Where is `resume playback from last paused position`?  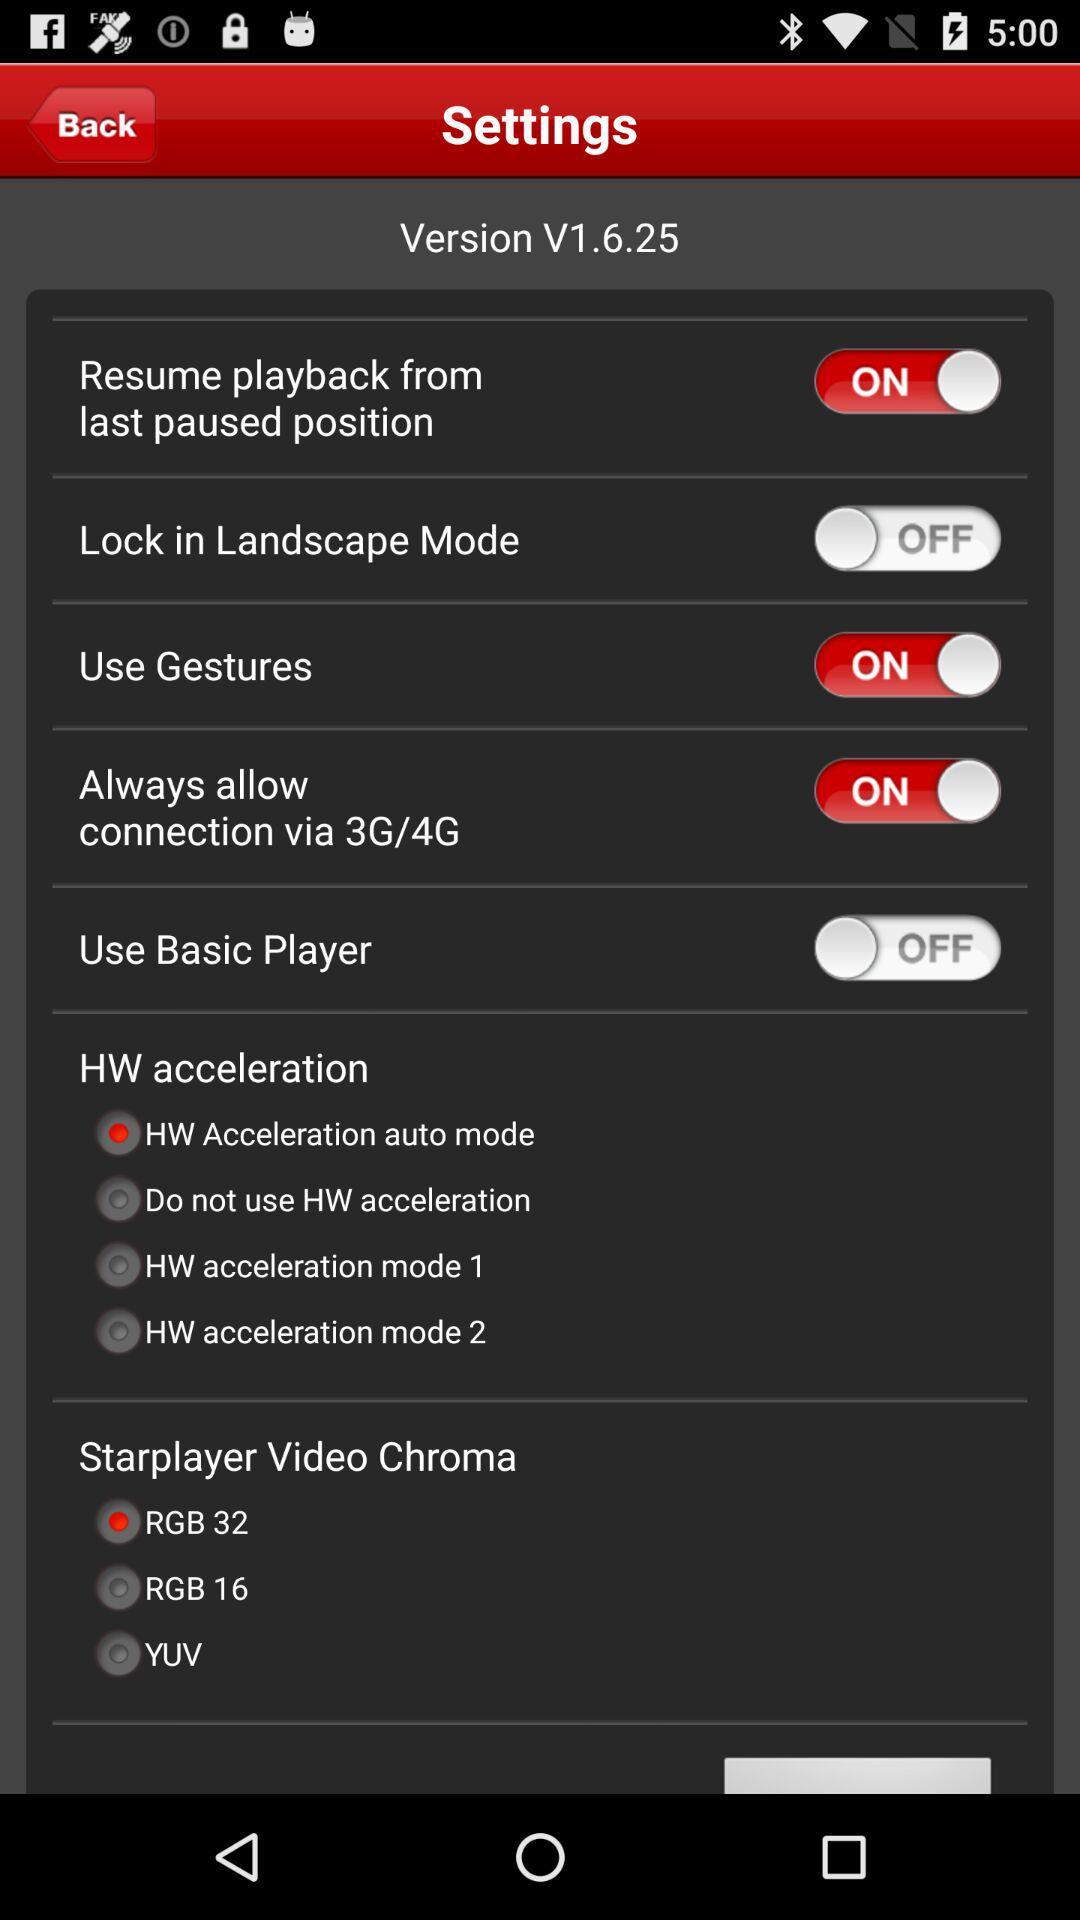
resume playback from last paused position is located at coordinates (907, 381).